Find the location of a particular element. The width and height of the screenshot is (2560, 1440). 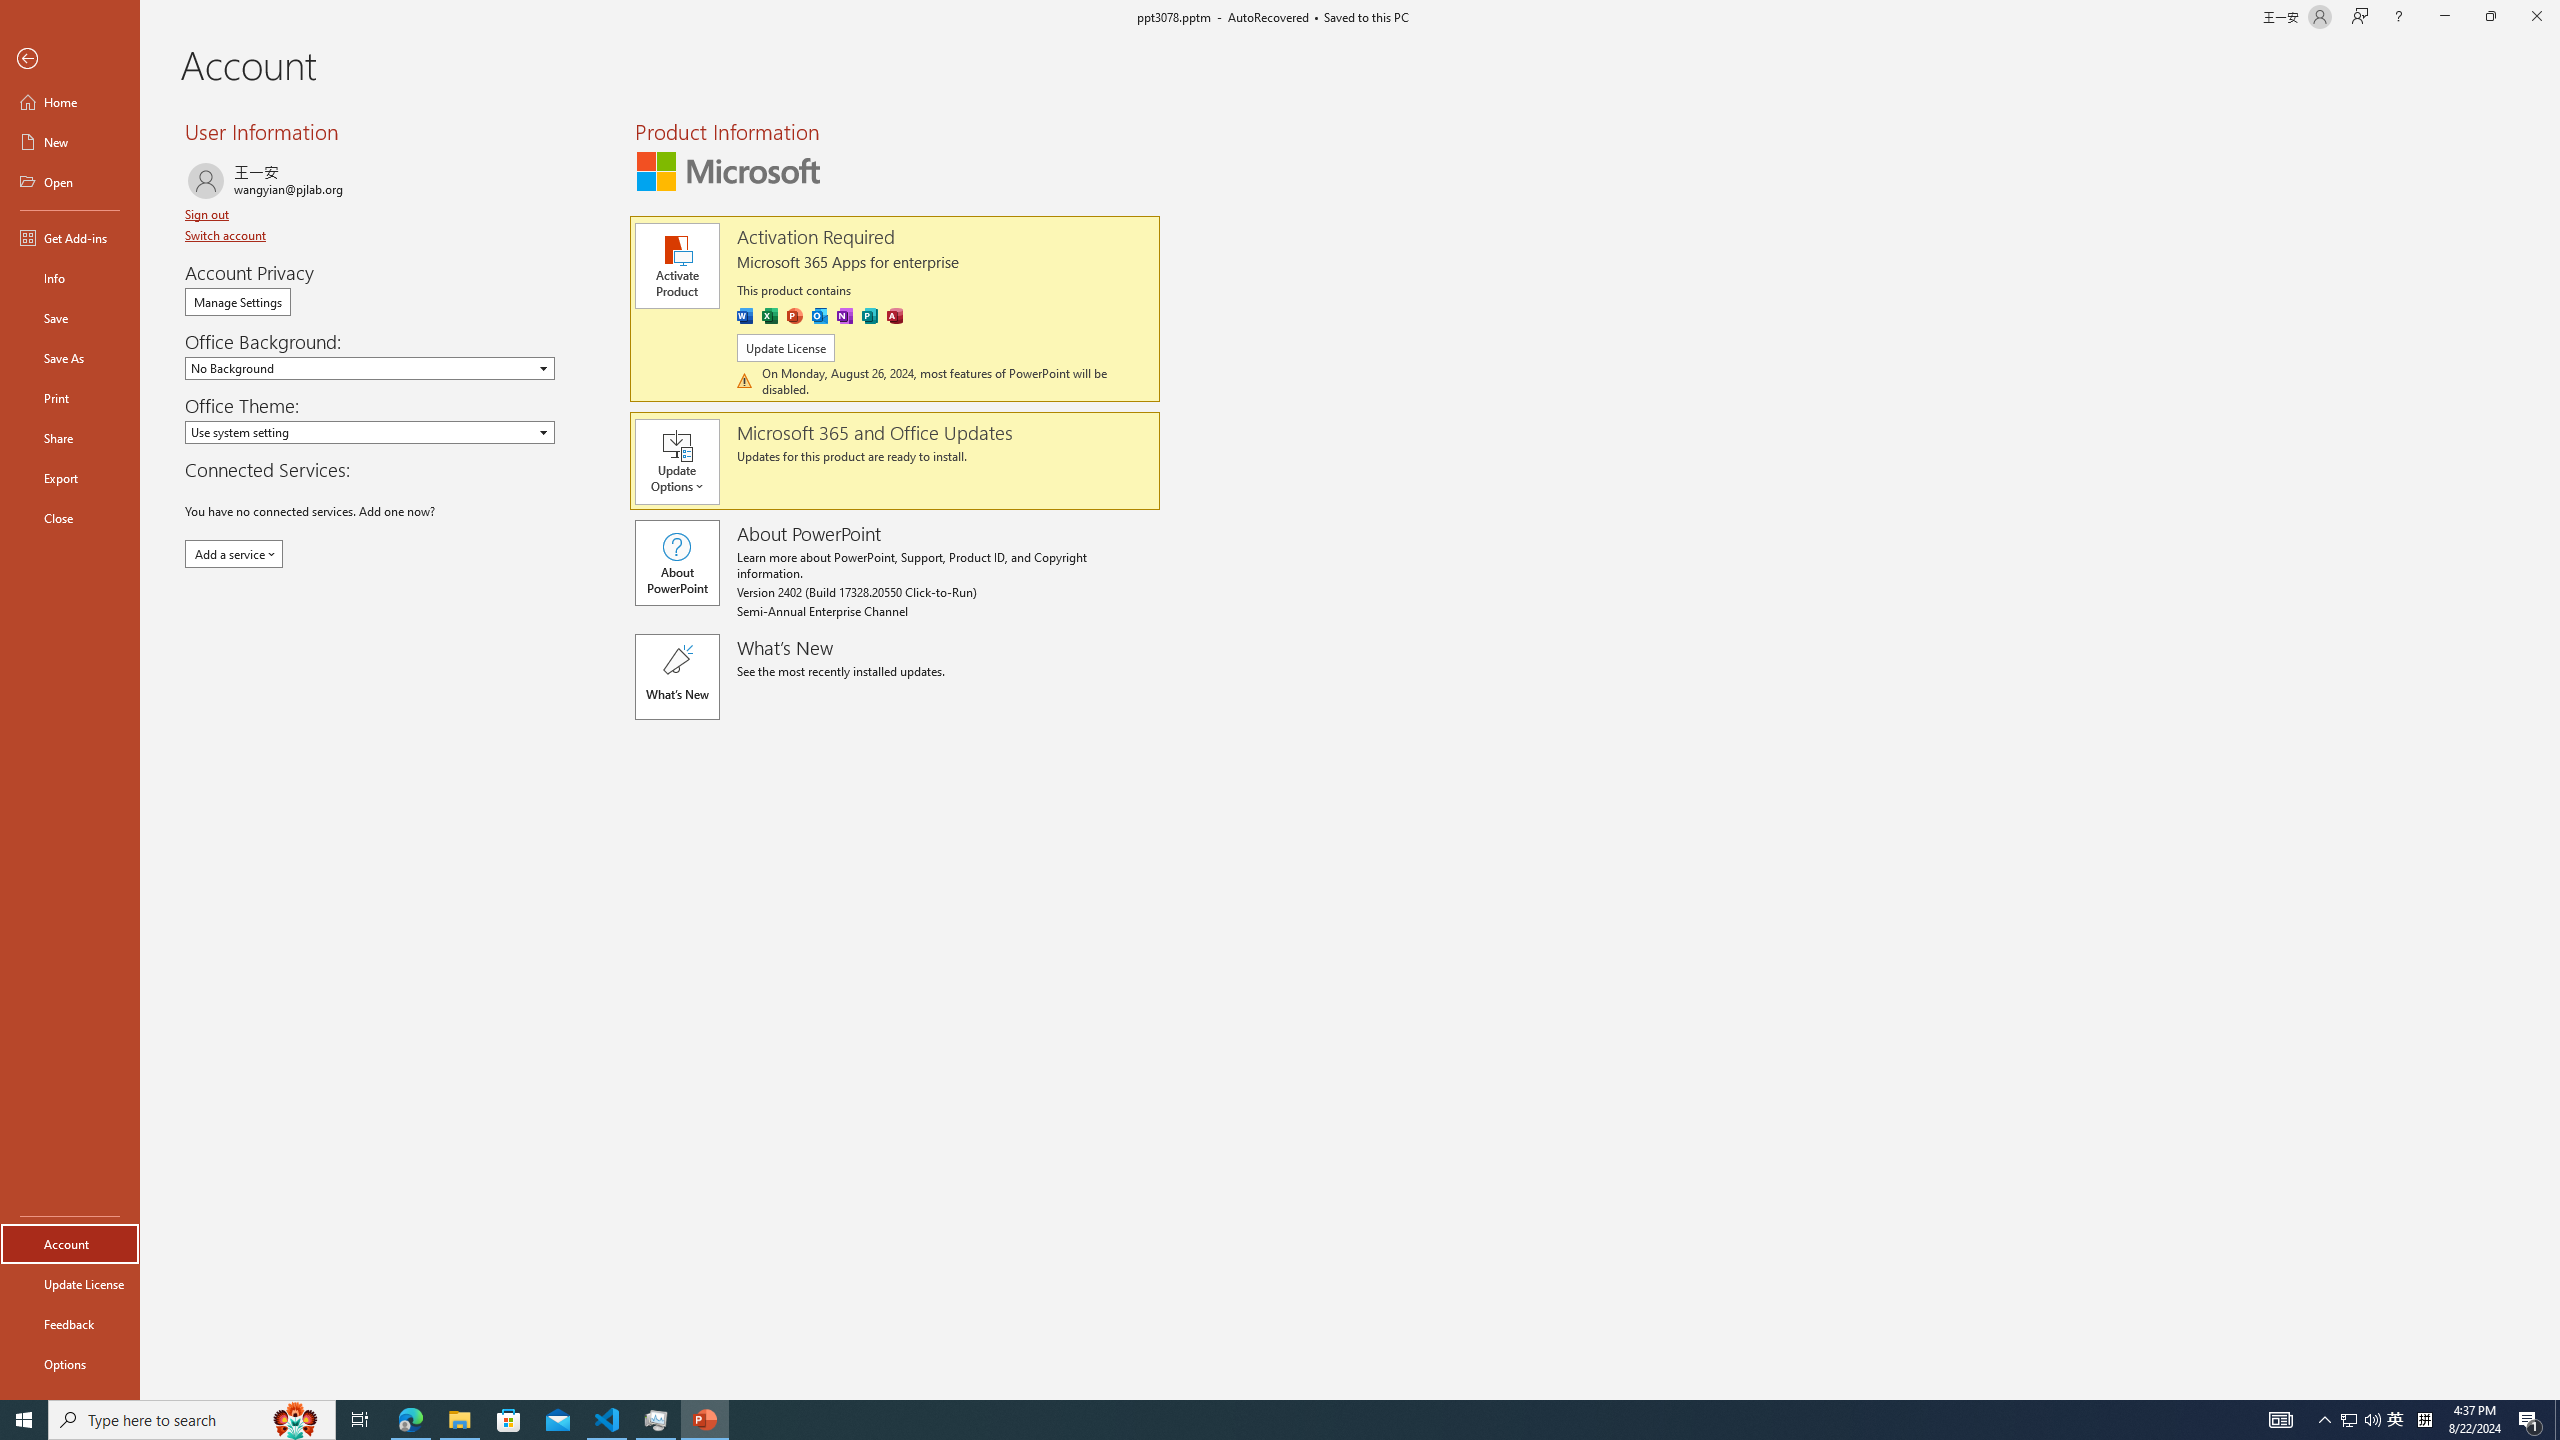

'Get Add-ins' is located at coordinates (69, 237).